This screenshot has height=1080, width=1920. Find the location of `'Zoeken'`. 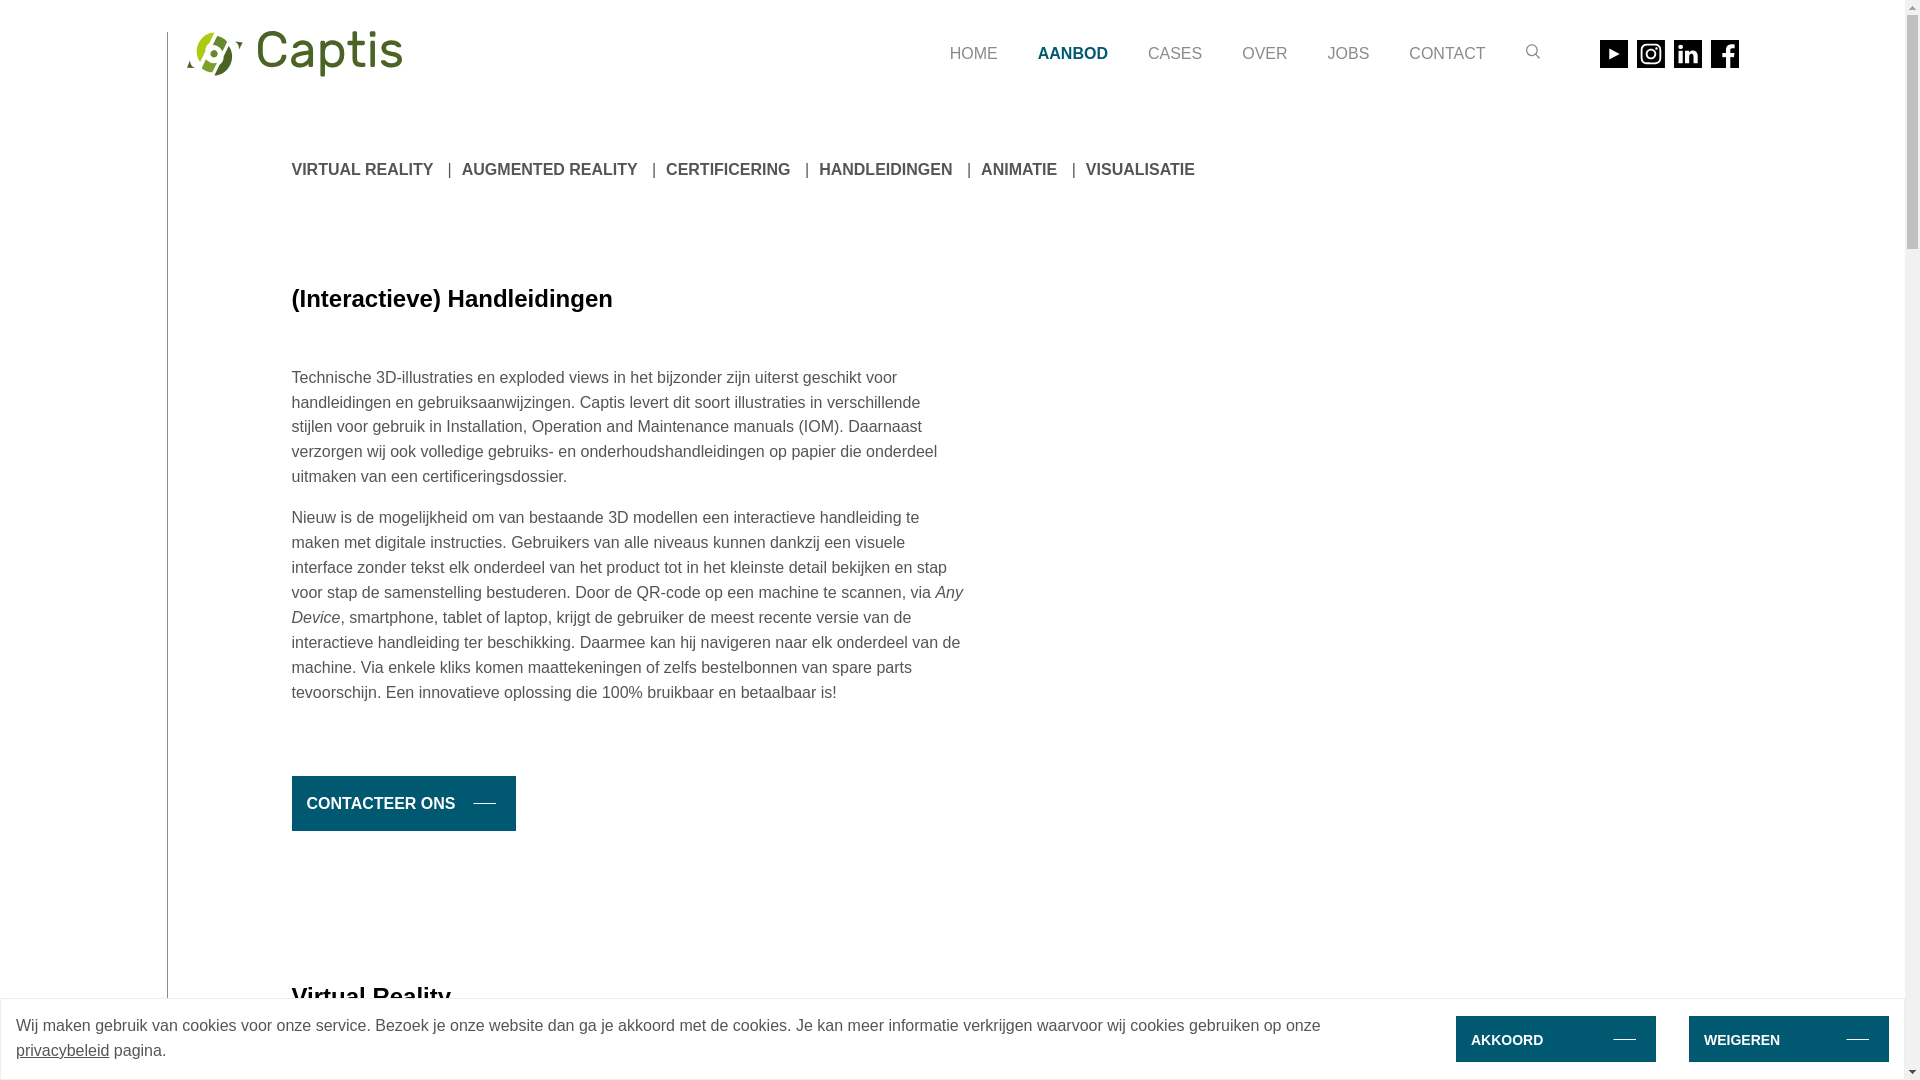

'Zoeken' is located at coordinates (1525, 50).